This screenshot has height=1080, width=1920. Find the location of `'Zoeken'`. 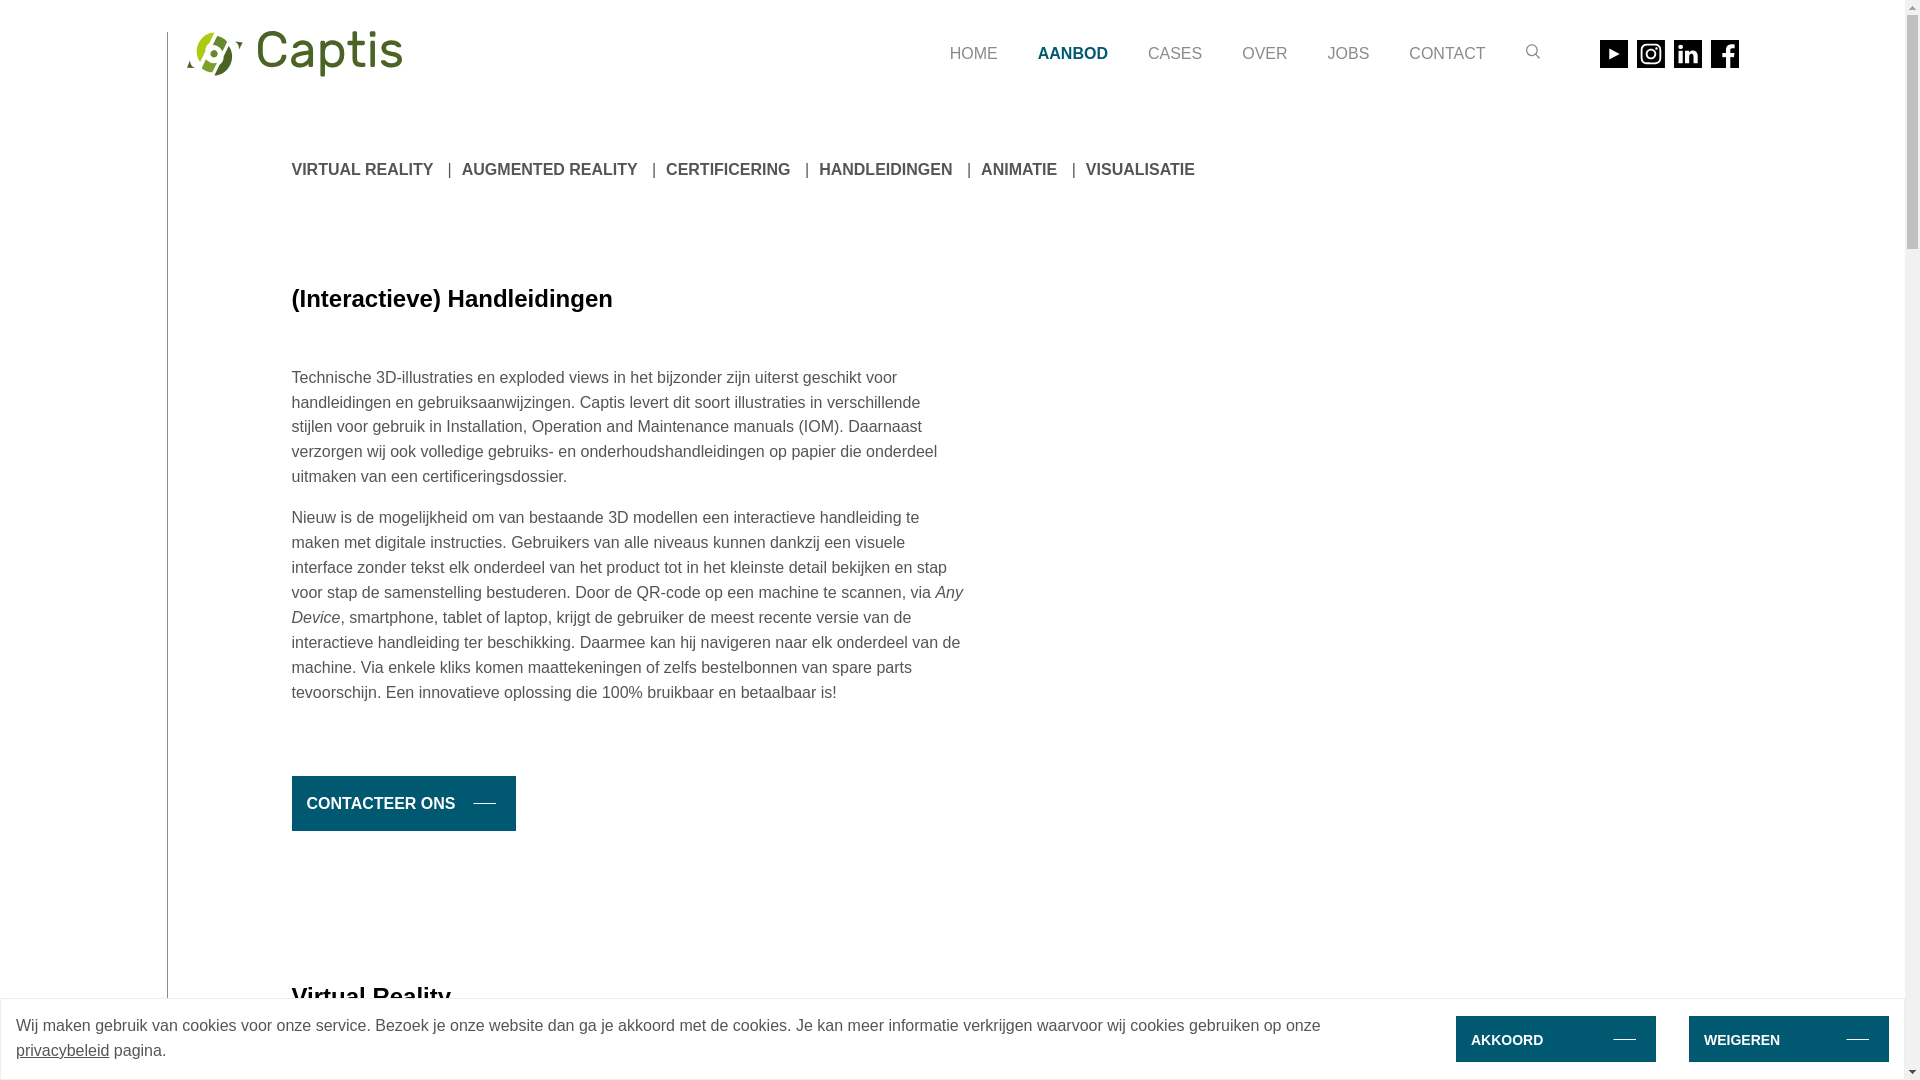

'Zoeken' is located at coordinates (1525, 50).